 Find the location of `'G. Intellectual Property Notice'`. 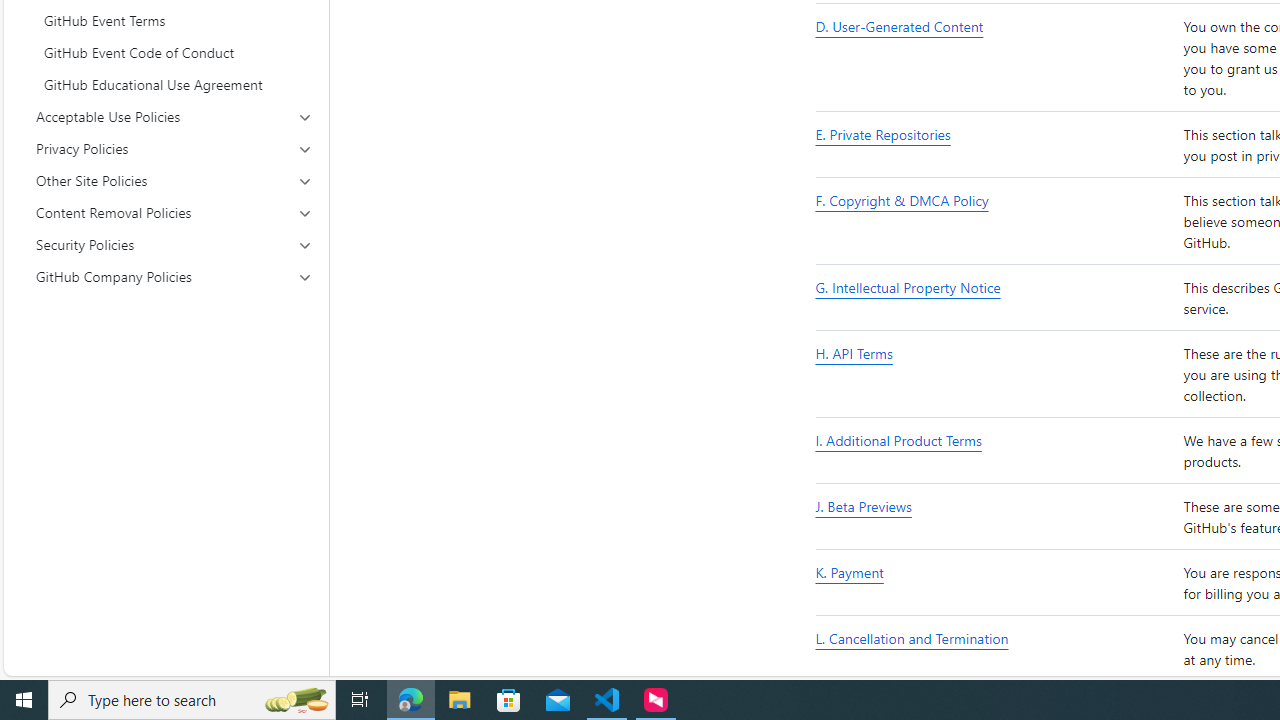

'G. Intellectual Property Notice' is located at coordinates (995, 298).